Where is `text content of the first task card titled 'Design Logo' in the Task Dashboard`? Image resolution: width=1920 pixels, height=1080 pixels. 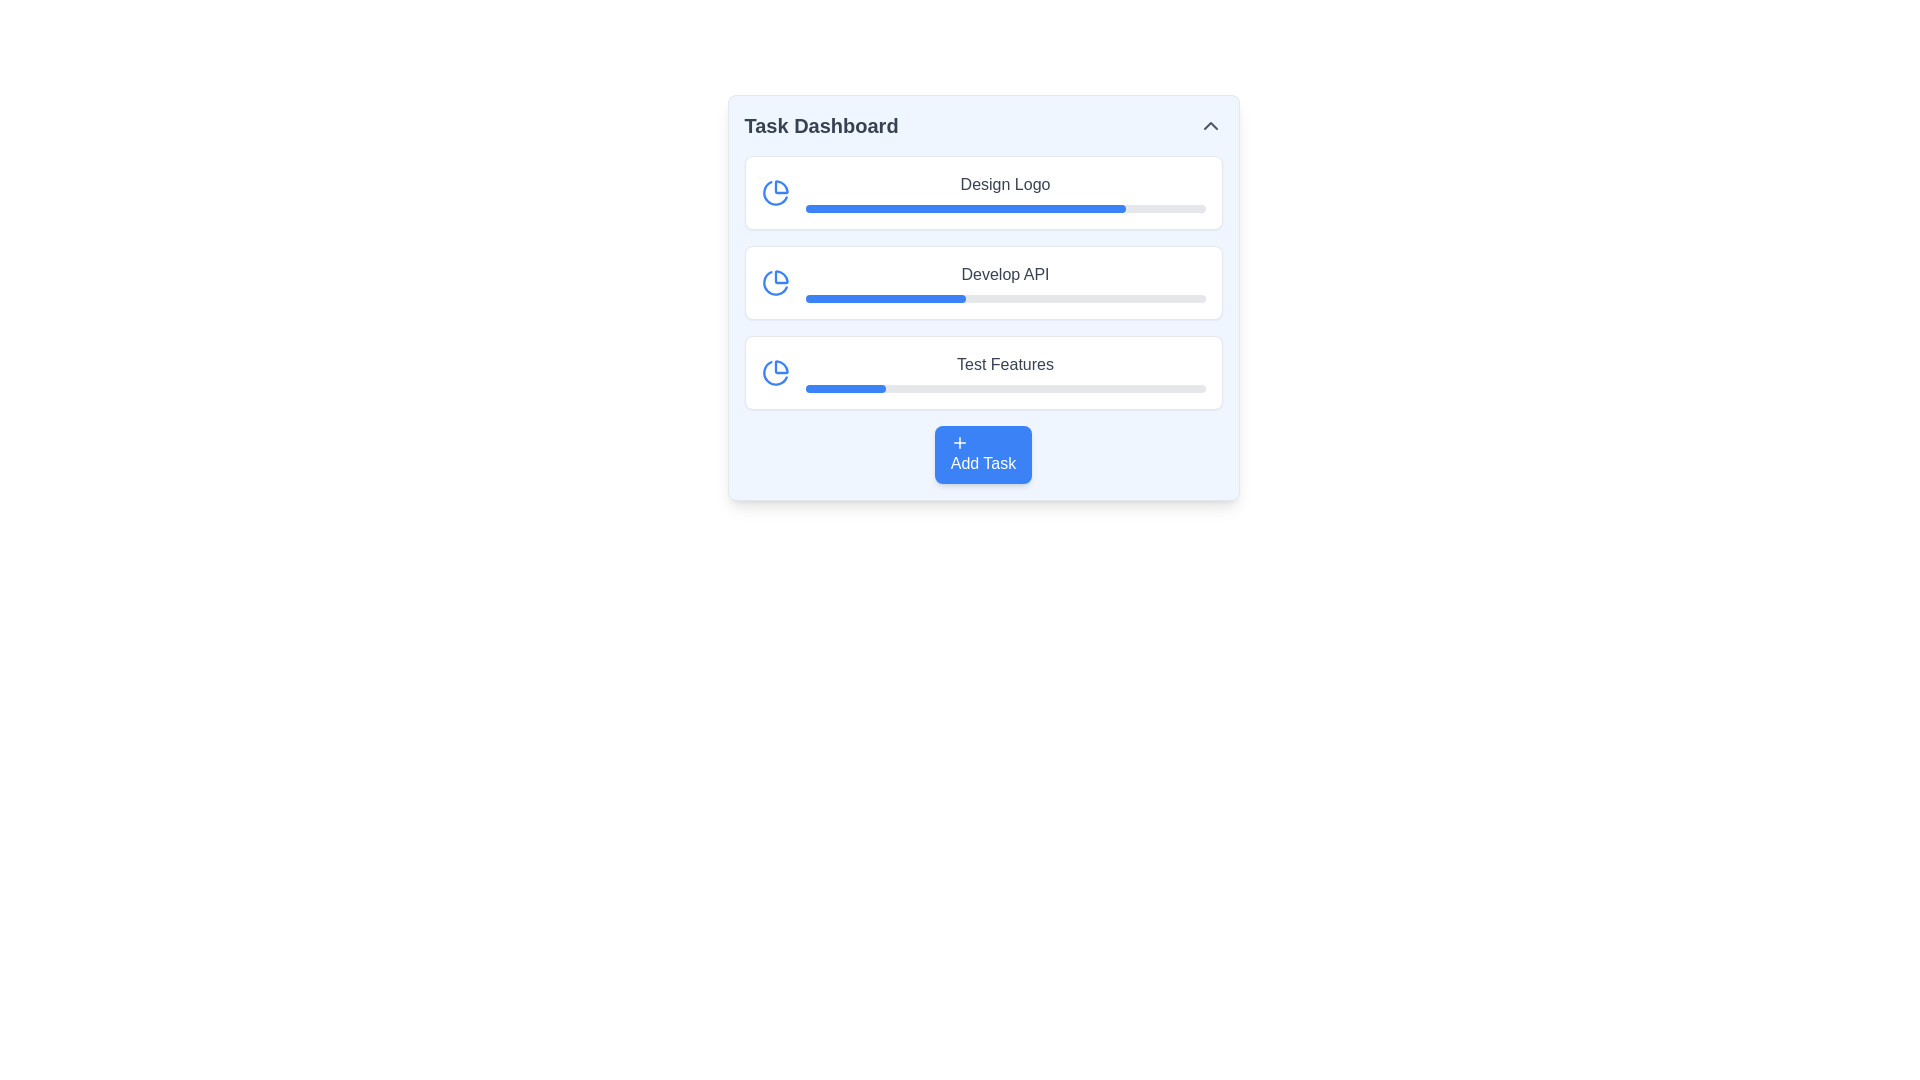 text content of the first task card titled 'Design Logo' in the Task Dashboard is located at coordinates (983, 192).